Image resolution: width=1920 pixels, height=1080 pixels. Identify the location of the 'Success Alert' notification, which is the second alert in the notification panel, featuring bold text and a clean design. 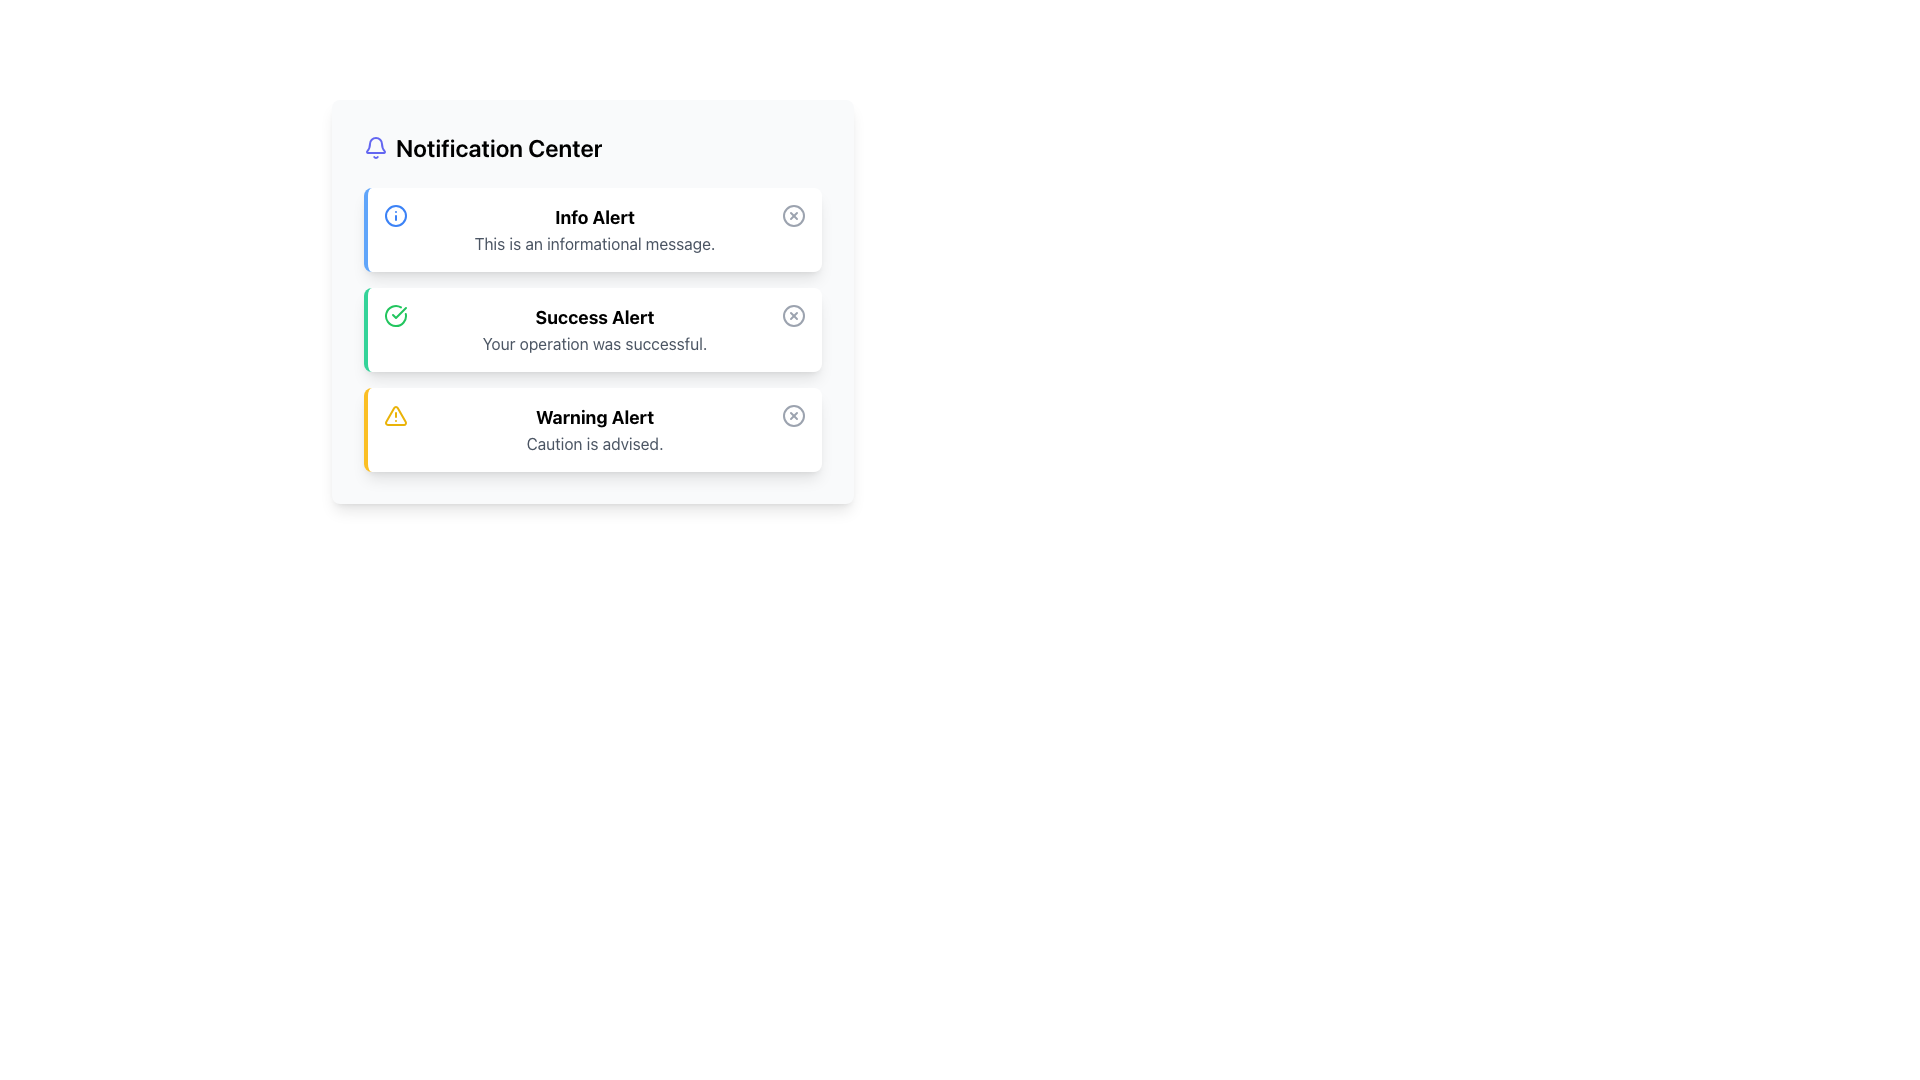
(594, 329).